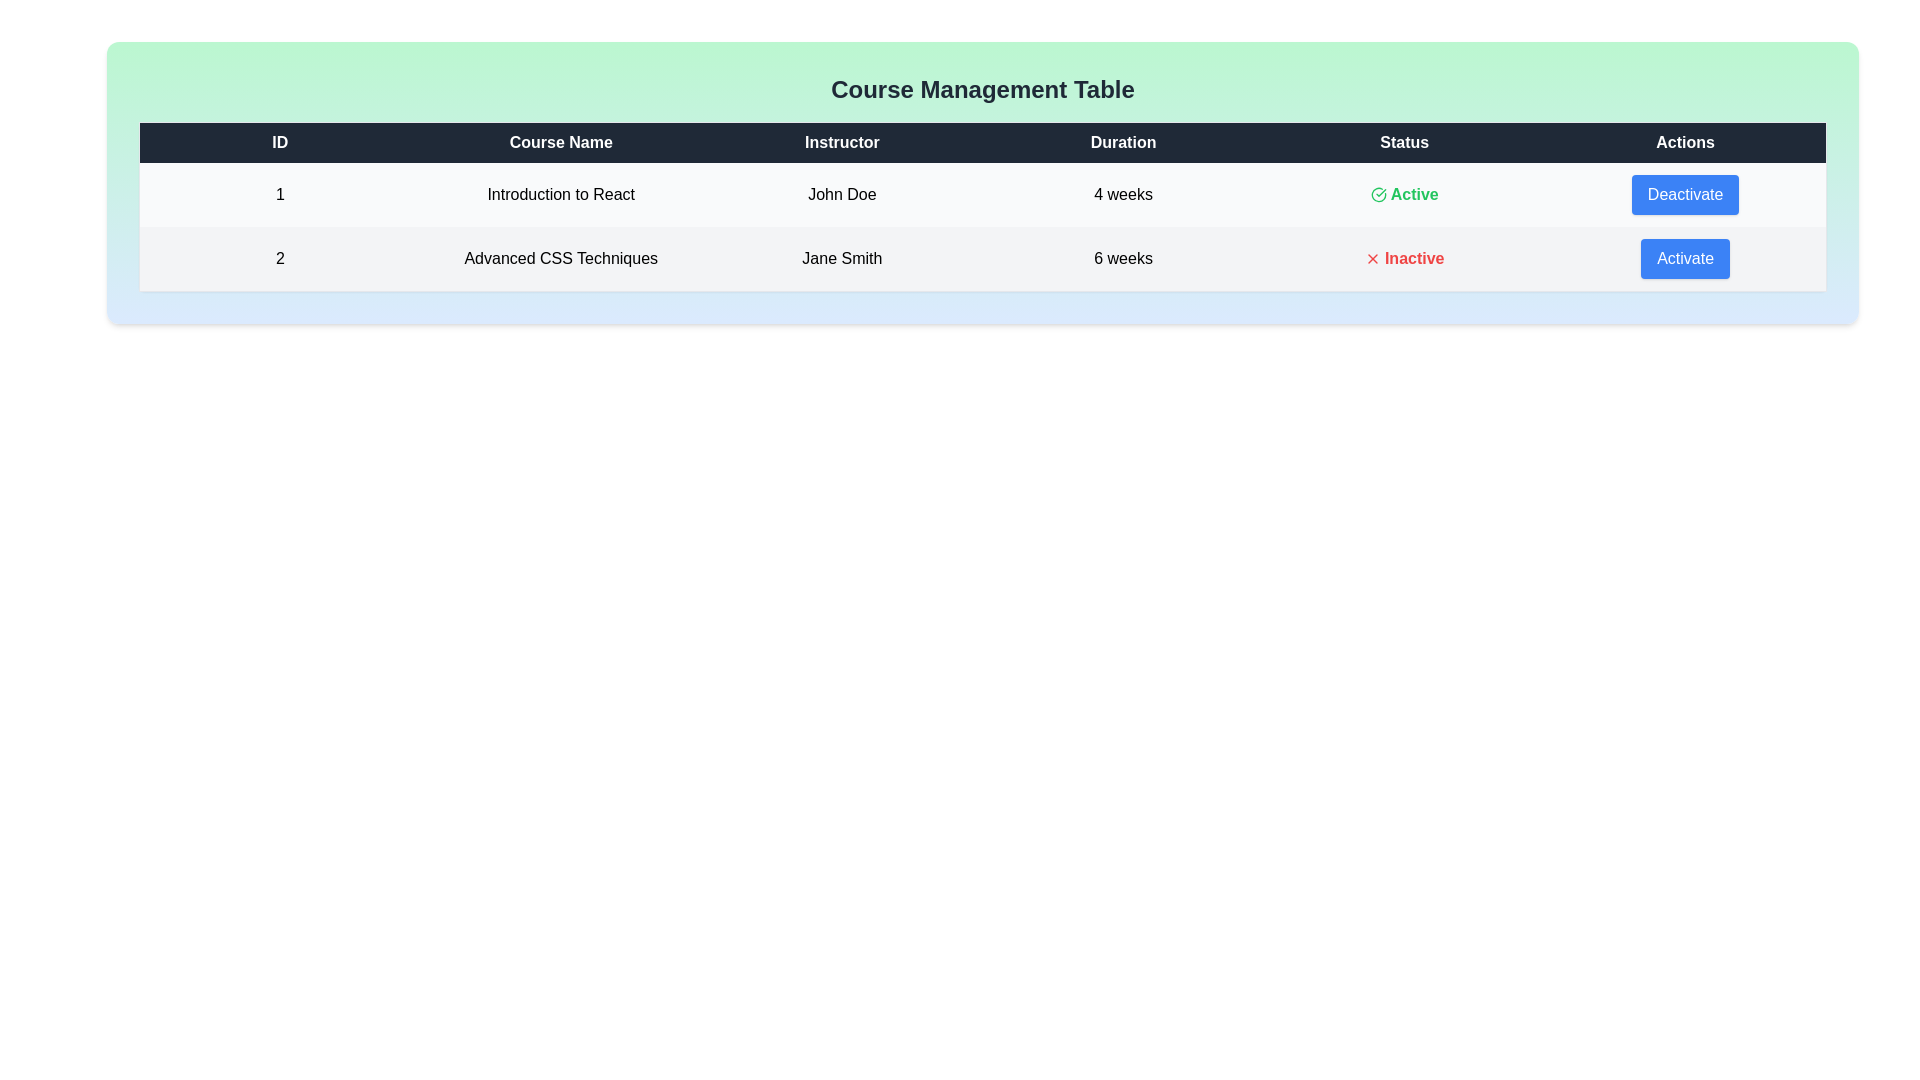  I want to click on text displayed in the Status Label located in the first row of the Status column, visually aligned with the '4 weeks' cell in the Duration column and the 'Deactivate' button in the Actions column, so click(1403, 195).